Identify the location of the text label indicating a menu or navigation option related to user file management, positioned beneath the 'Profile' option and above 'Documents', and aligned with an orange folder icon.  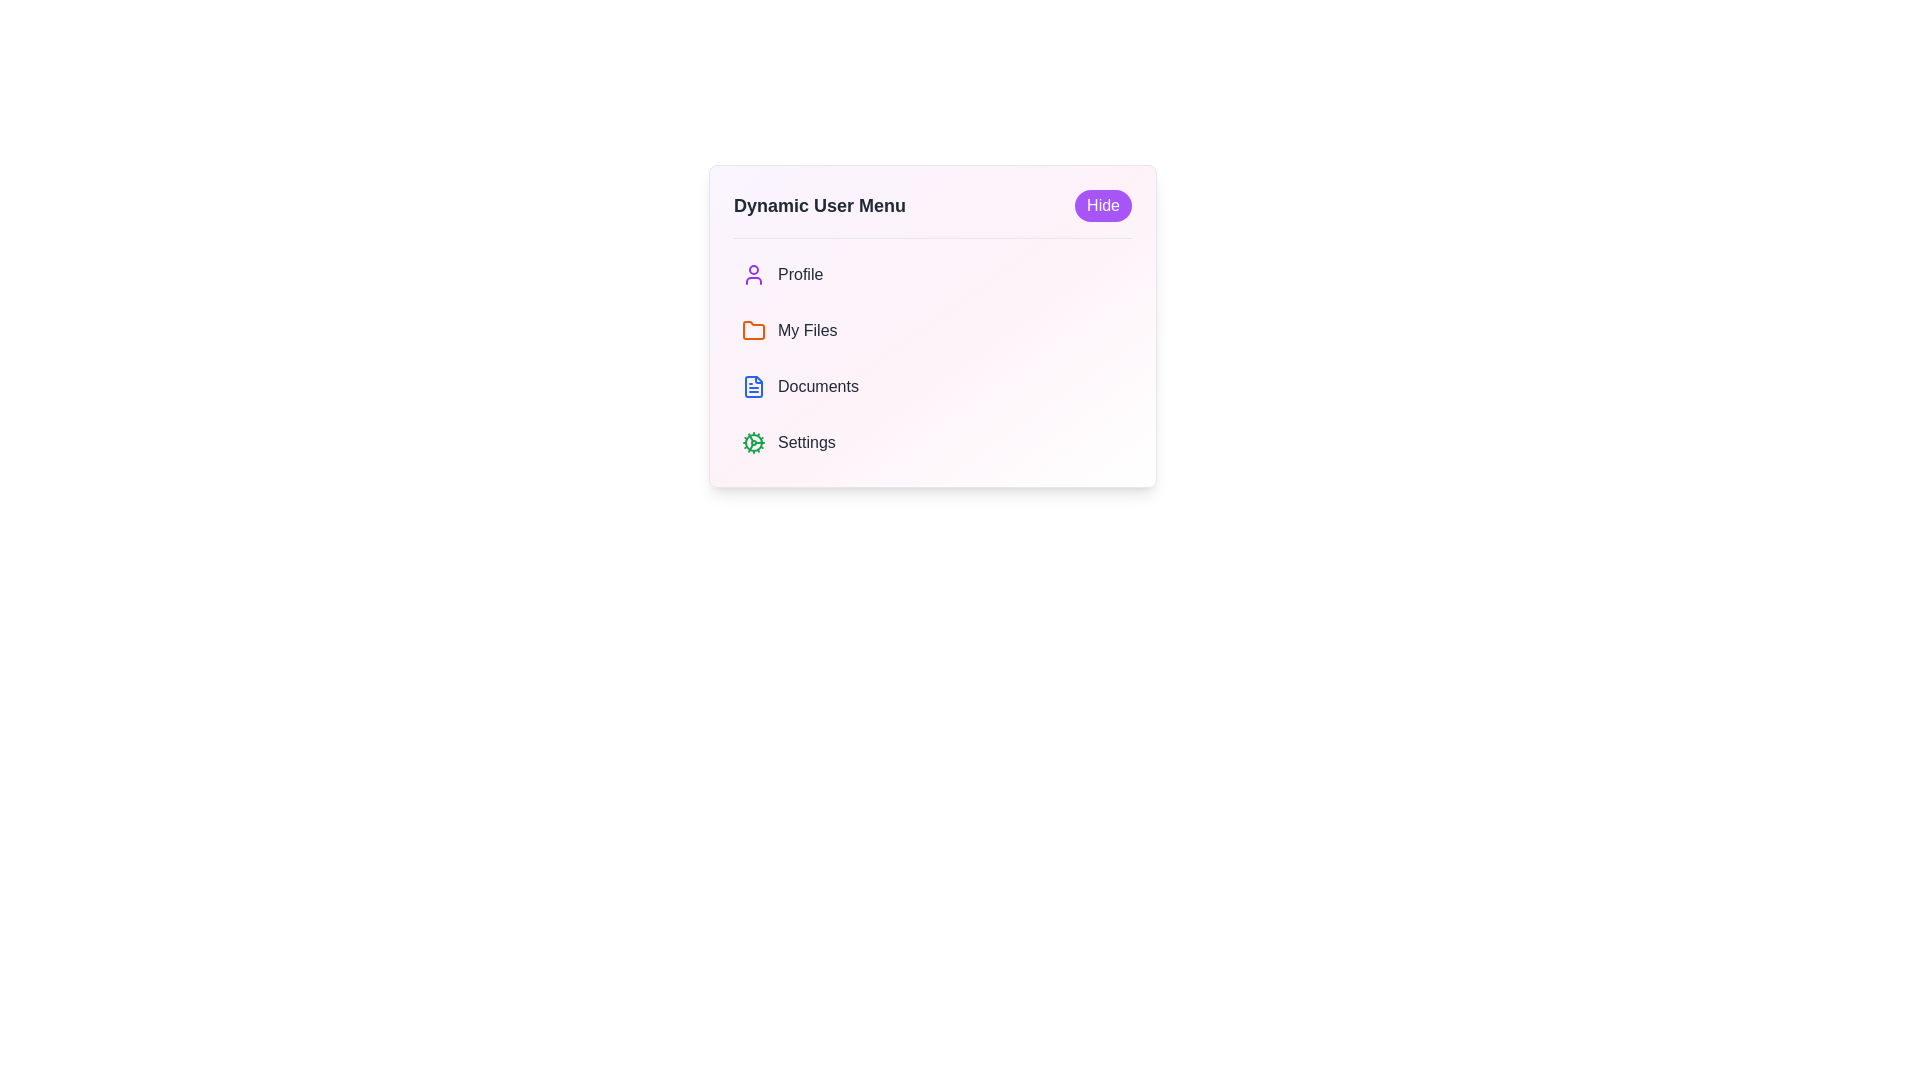
(807, 330).